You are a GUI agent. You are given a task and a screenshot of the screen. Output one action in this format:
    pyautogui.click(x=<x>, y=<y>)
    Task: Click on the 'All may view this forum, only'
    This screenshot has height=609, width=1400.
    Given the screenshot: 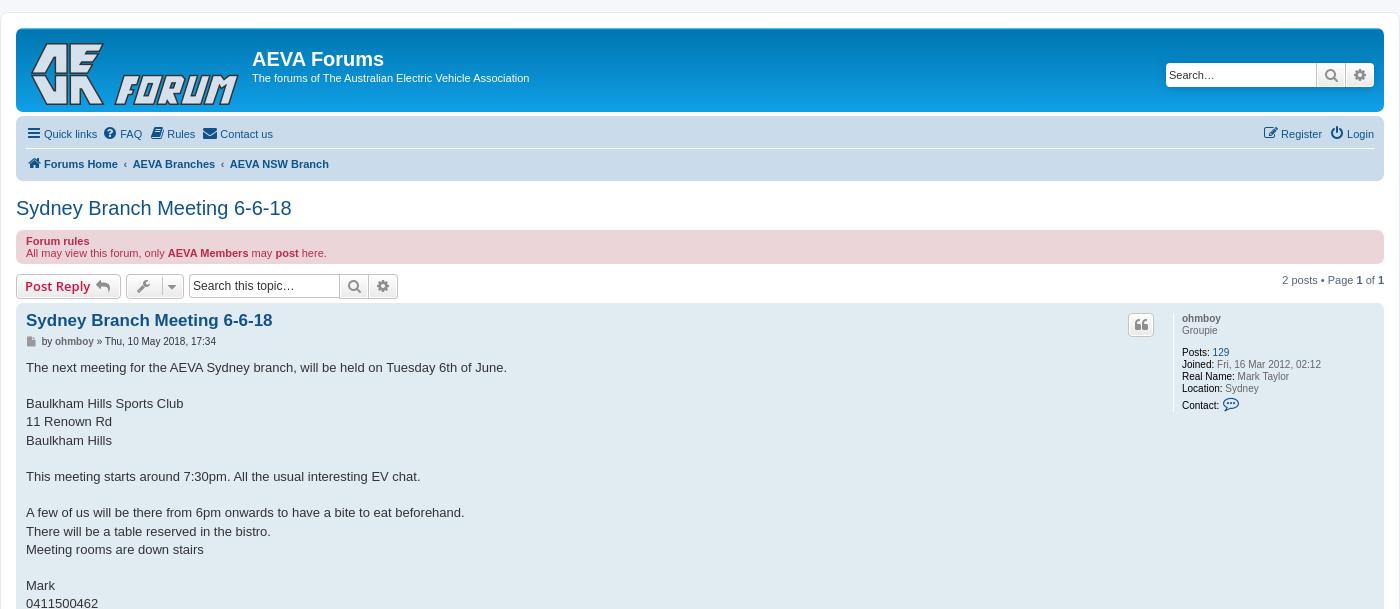 What is the action you would take?
    pyautogui.click(x=96, y=251)
    